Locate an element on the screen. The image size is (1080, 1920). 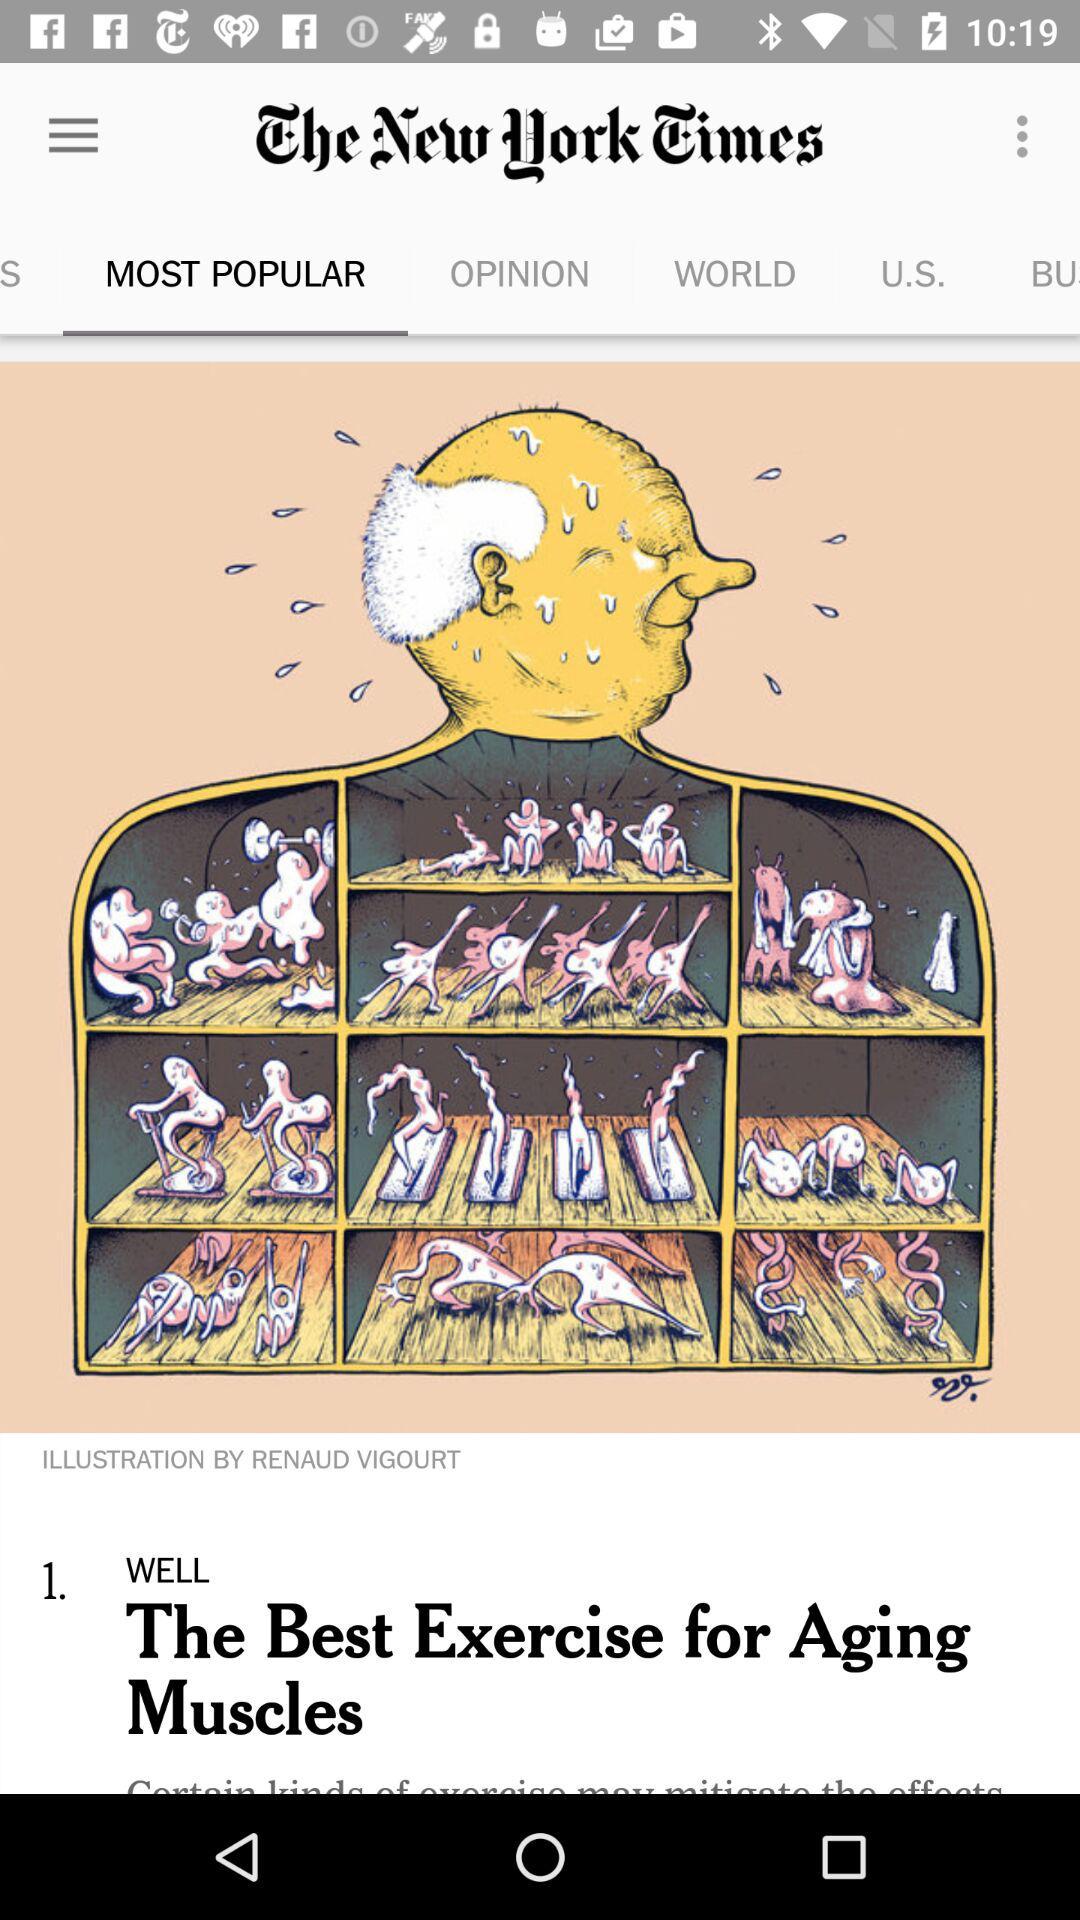
opinion option is located at coordinates (519, 272).